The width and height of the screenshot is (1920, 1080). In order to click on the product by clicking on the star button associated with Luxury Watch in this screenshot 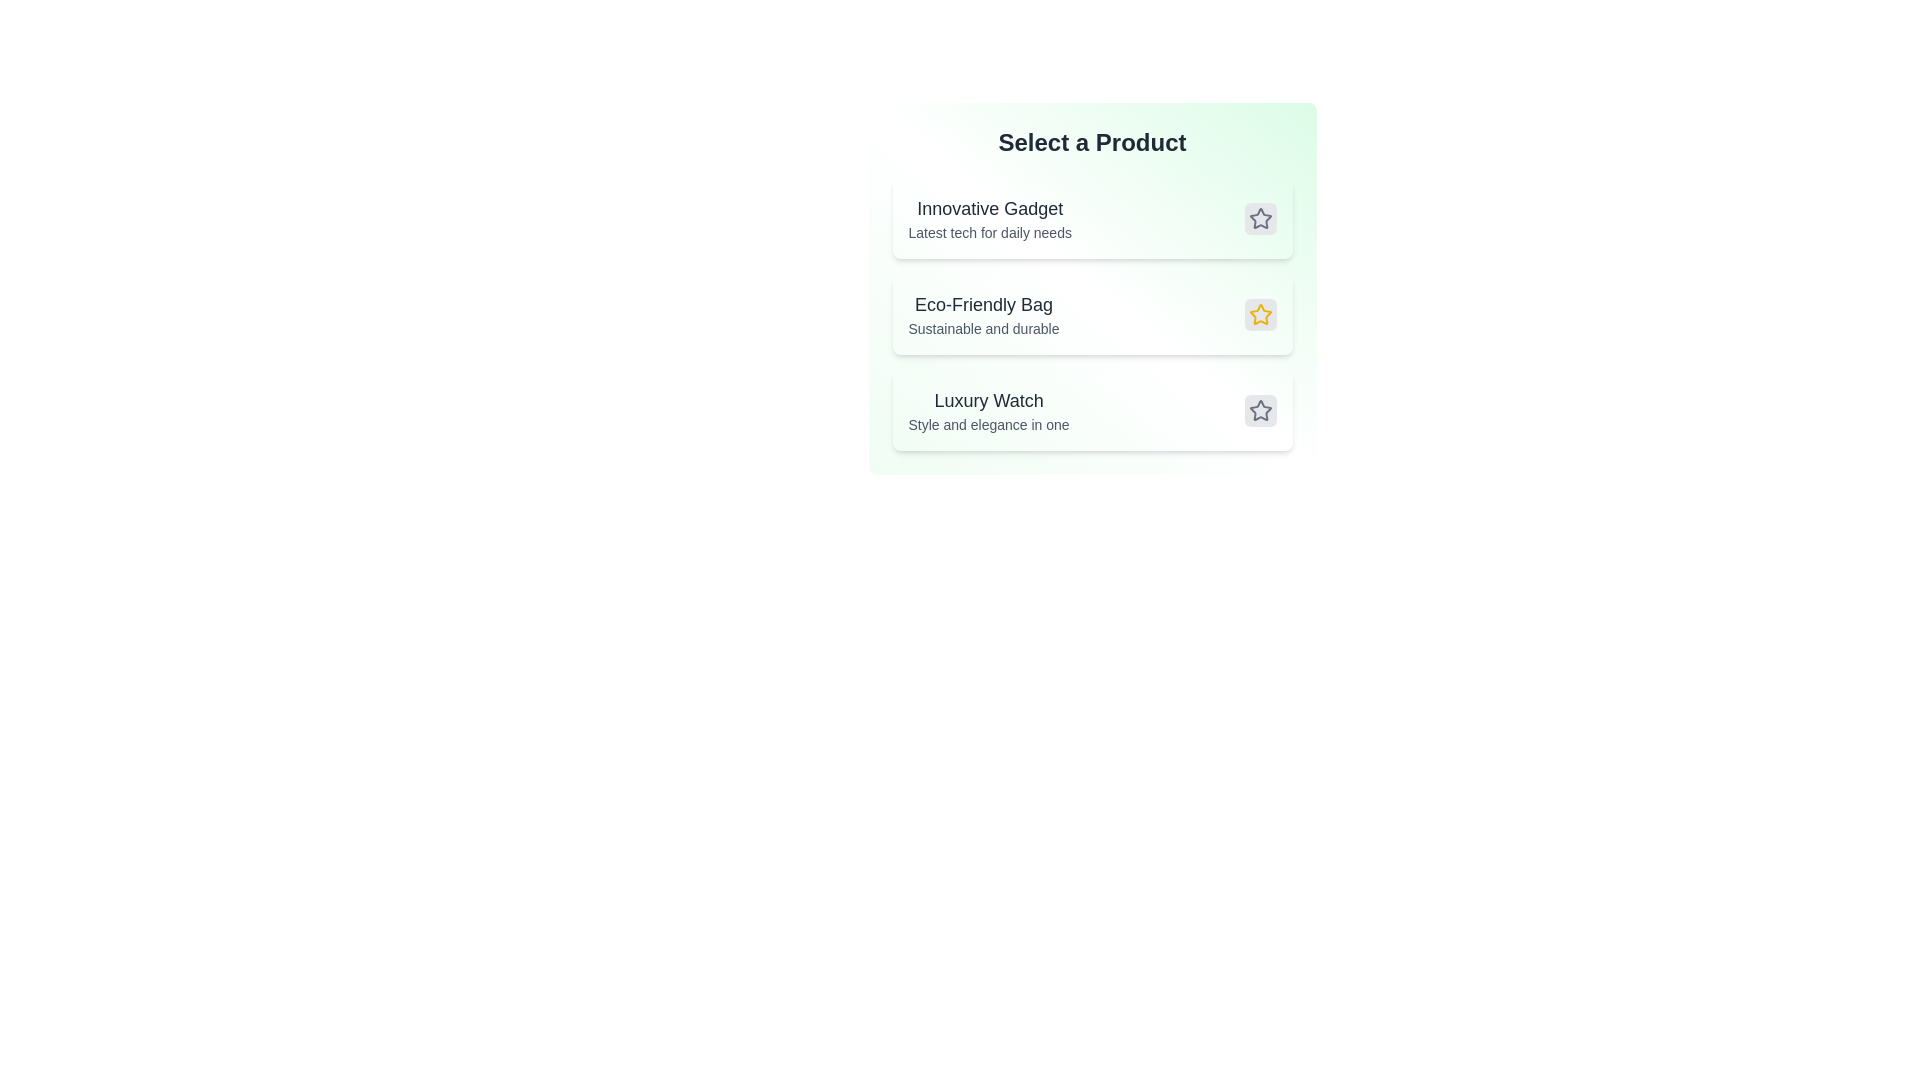, I will do `click(1259, 410)`.